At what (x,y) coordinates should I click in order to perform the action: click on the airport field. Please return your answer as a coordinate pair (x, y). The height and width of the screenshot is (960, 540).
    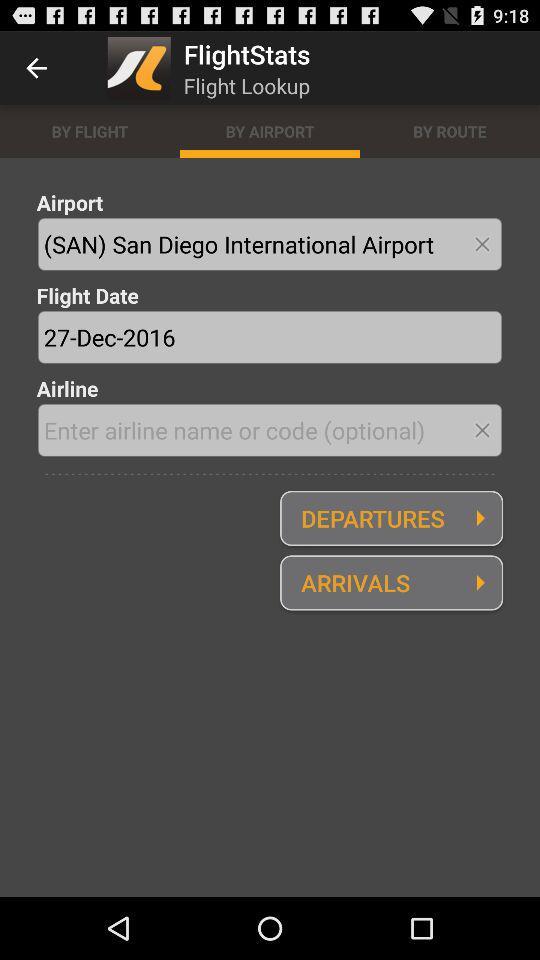
    Looking at the image, I should click on (270, 243).